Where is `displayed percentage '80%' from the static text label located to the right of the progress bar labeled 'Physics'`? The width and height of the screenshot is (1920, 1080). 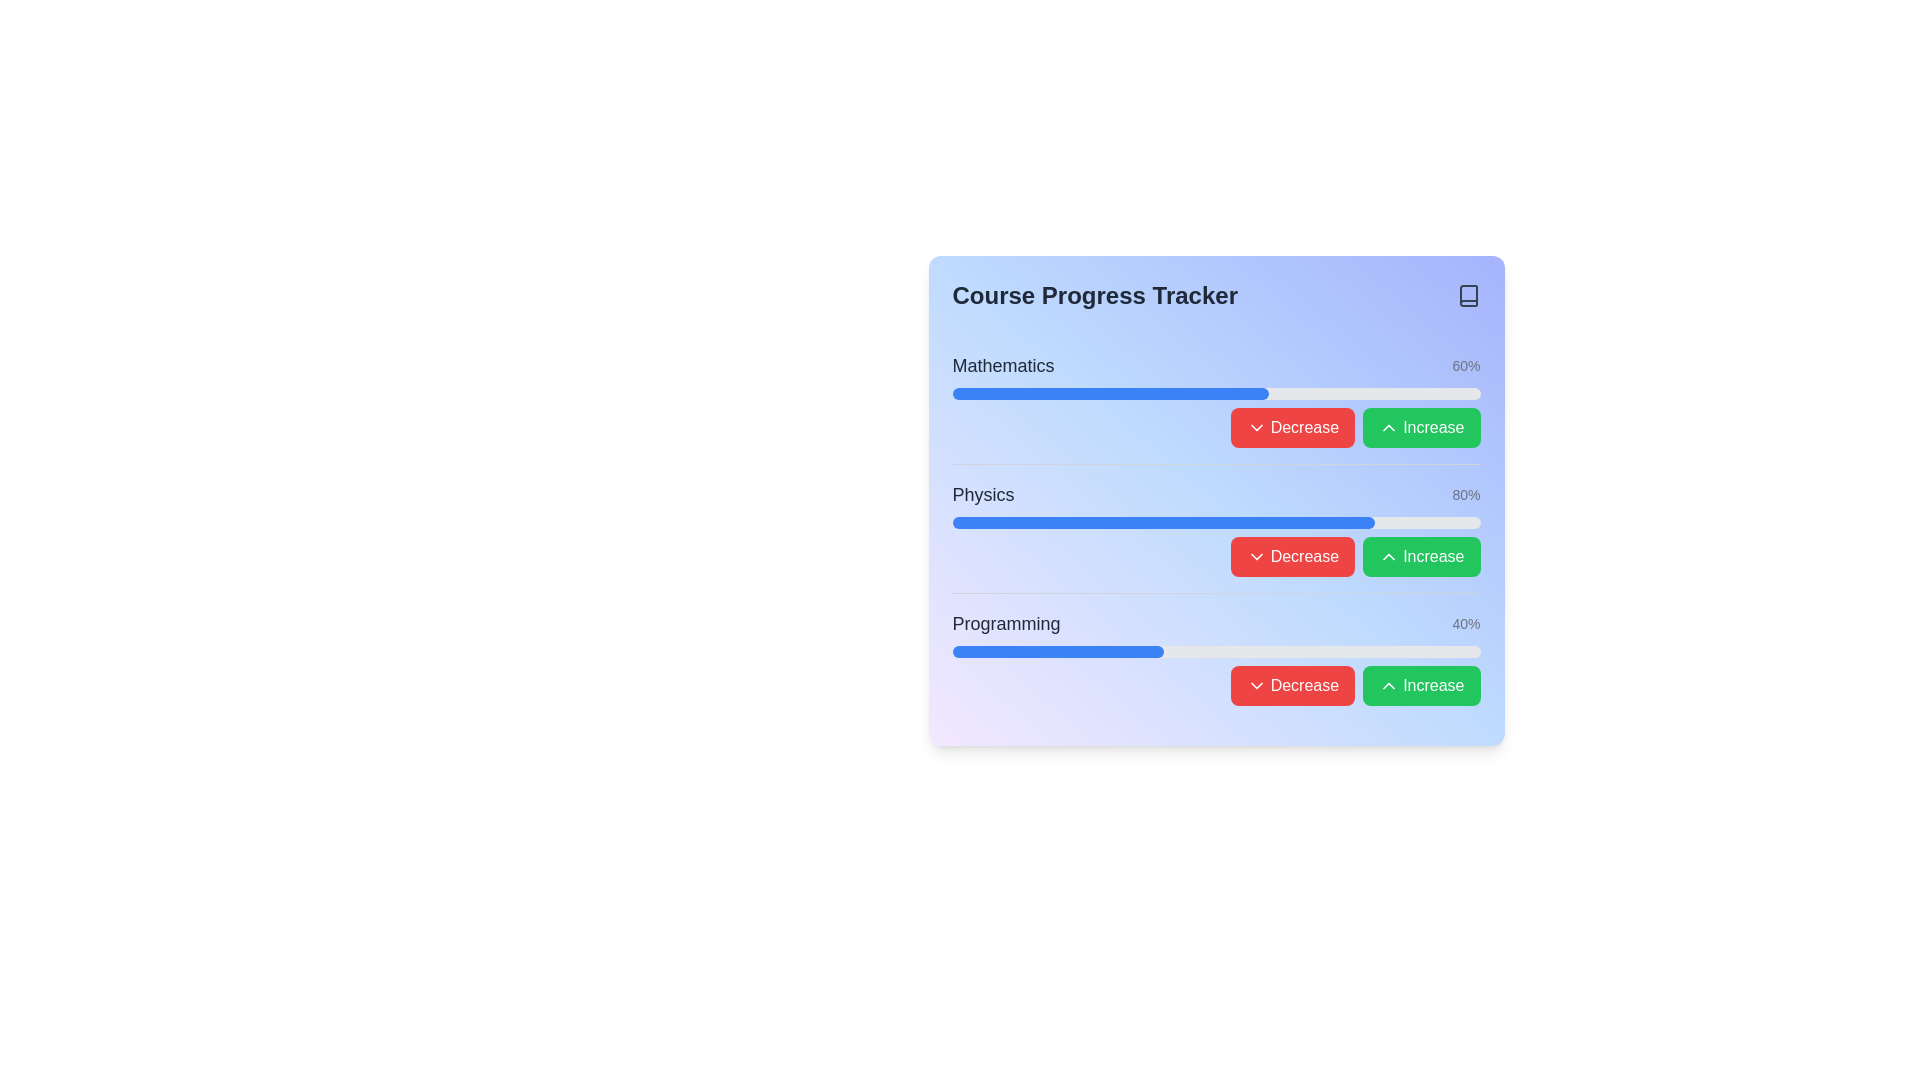
displayed percentage '80%' from the static text label located to the right of the progress bar labeled 'Physics' is located at coordinates (1466, 494).